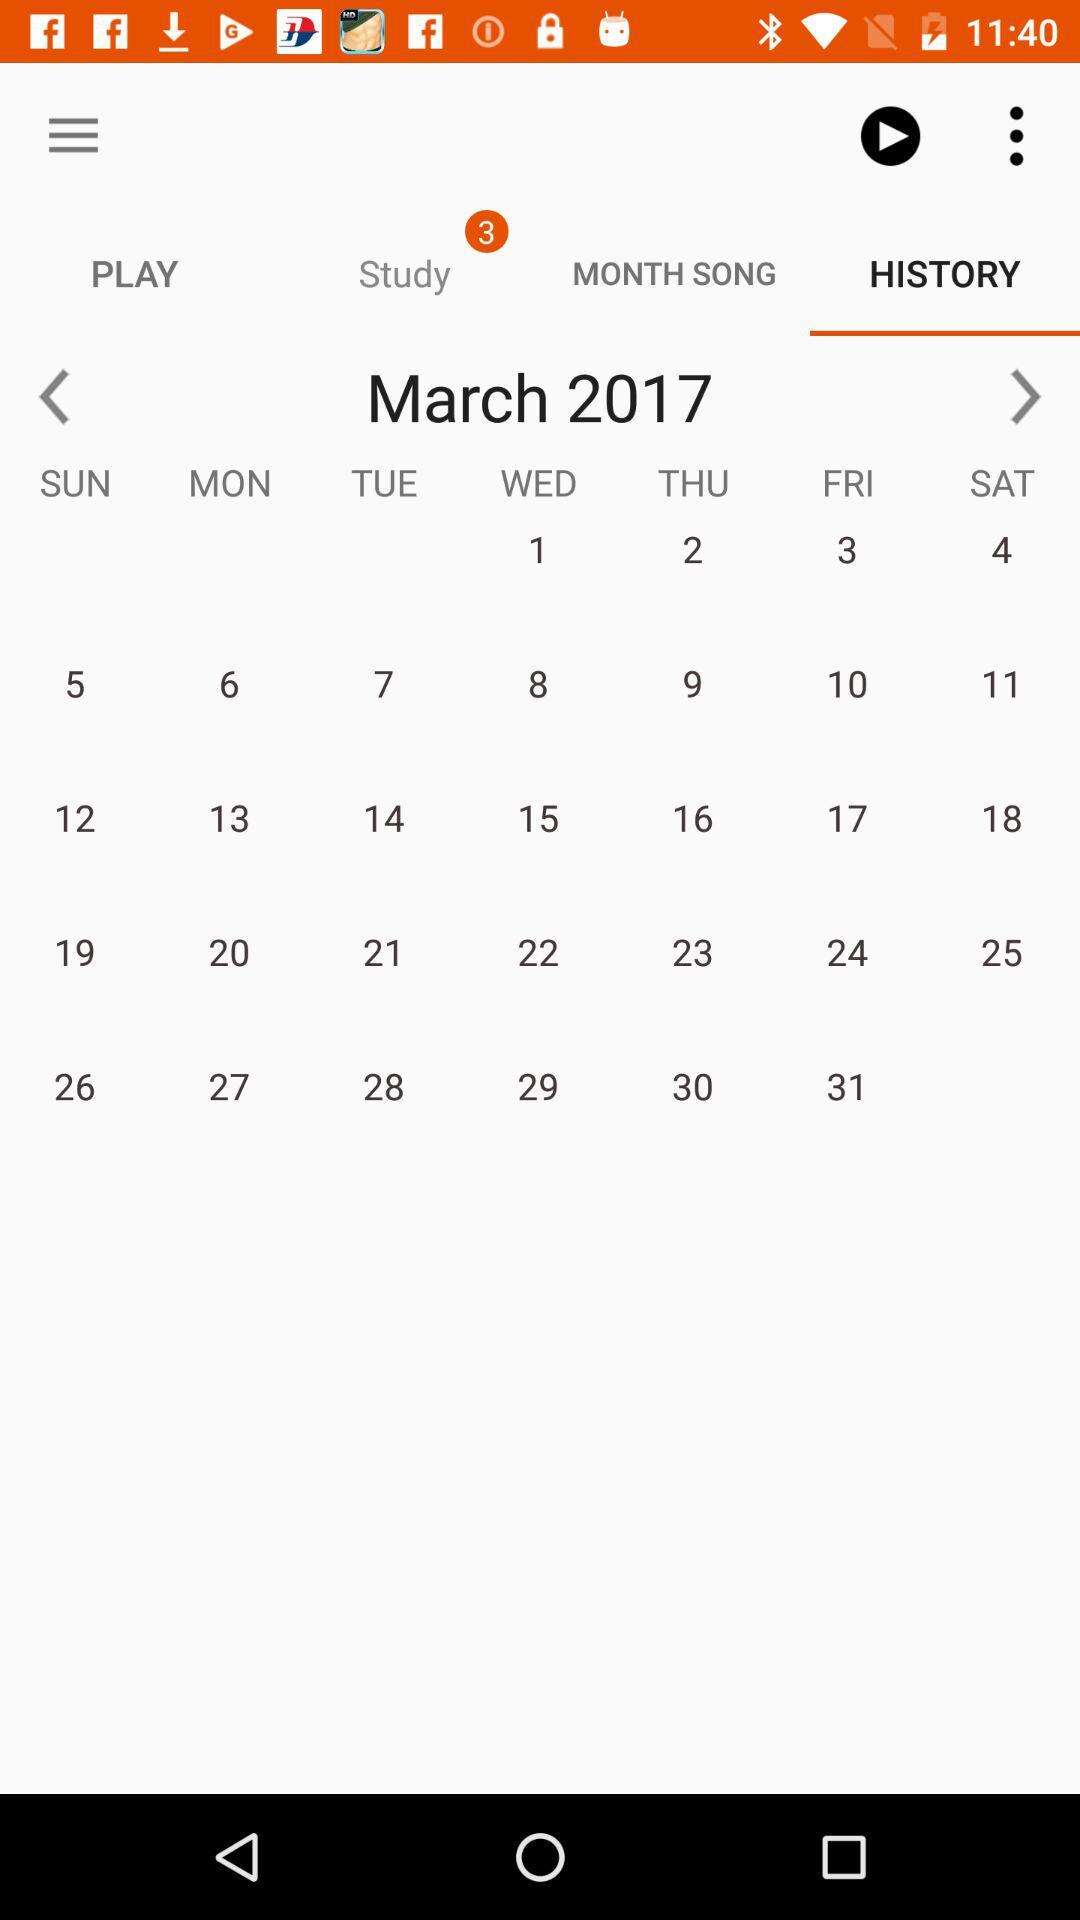 The height and width of the screenshot is (1920, 1080). Describe the element at coordinates (72, 135) in the screenshot. I see `icon above the play item` at that location.